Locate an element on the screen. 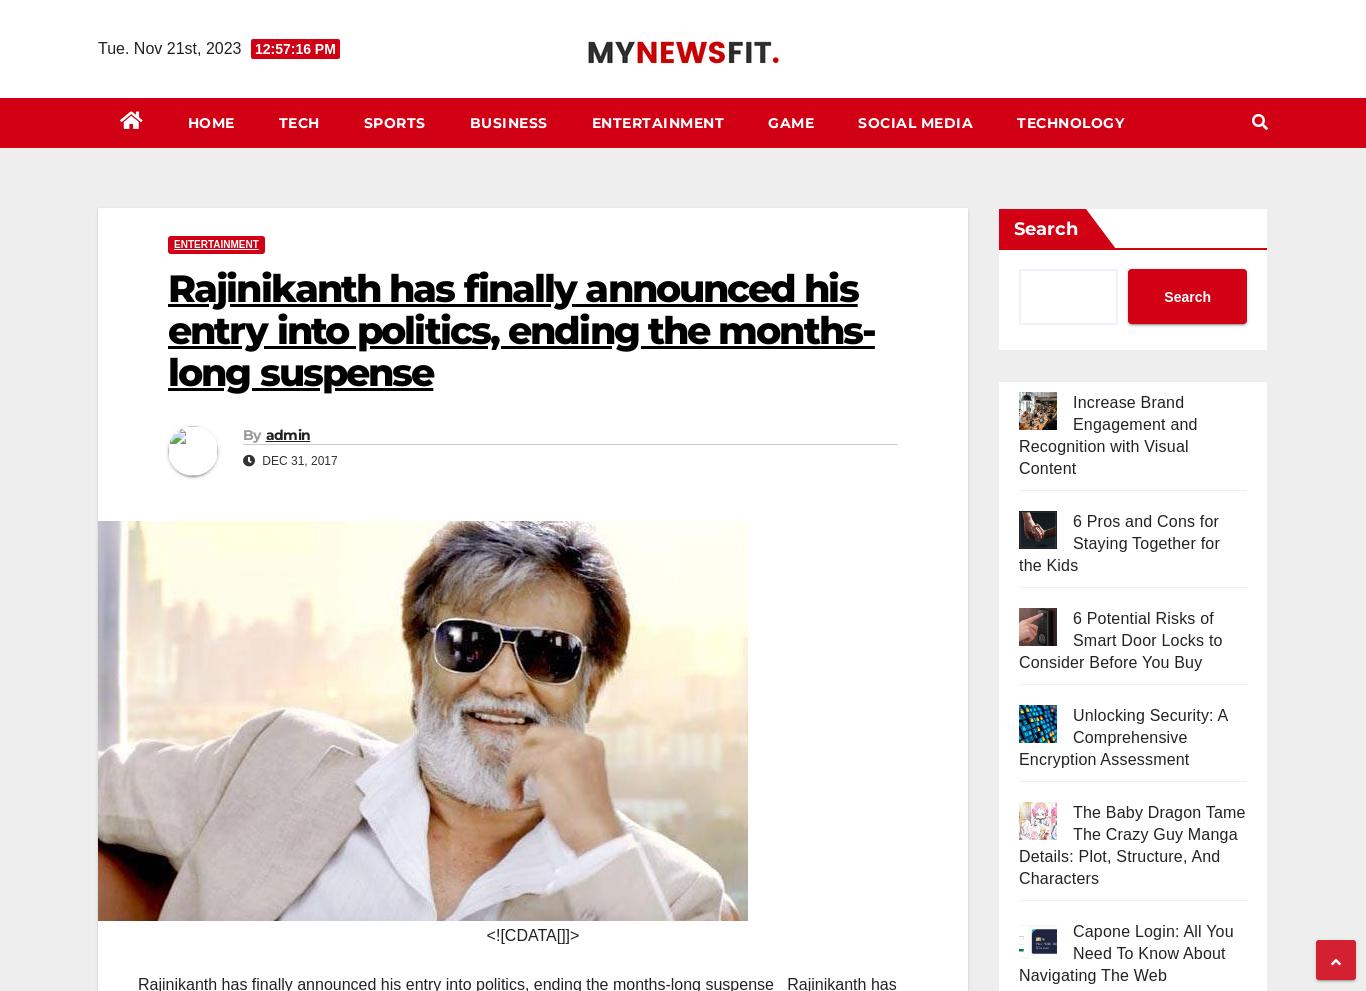 The height and width of the screenshot is (991, 1366). 'admin' is located at coordinates (287, 433).